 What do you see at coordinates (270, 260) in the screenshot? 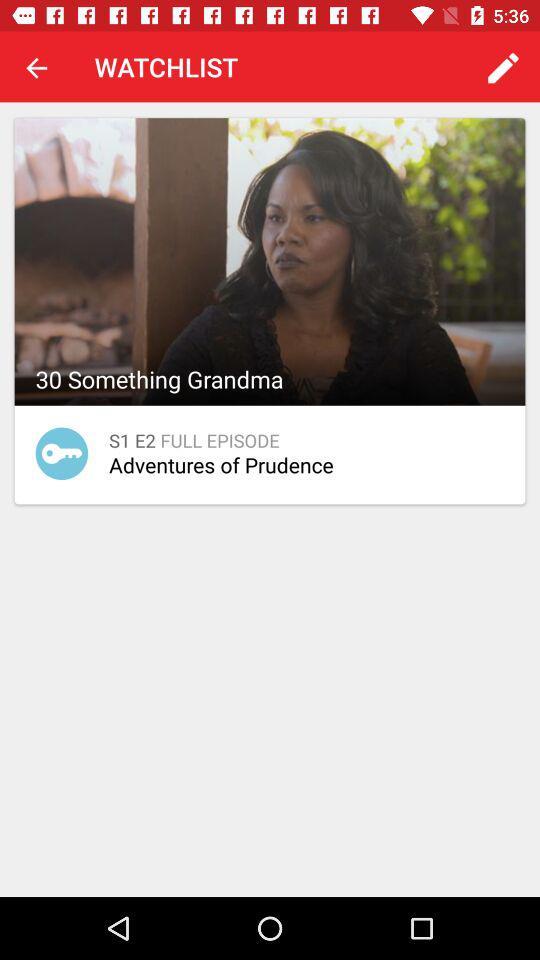
I see `the image above s1 e2 full episode` at bounding box center [270, 260].